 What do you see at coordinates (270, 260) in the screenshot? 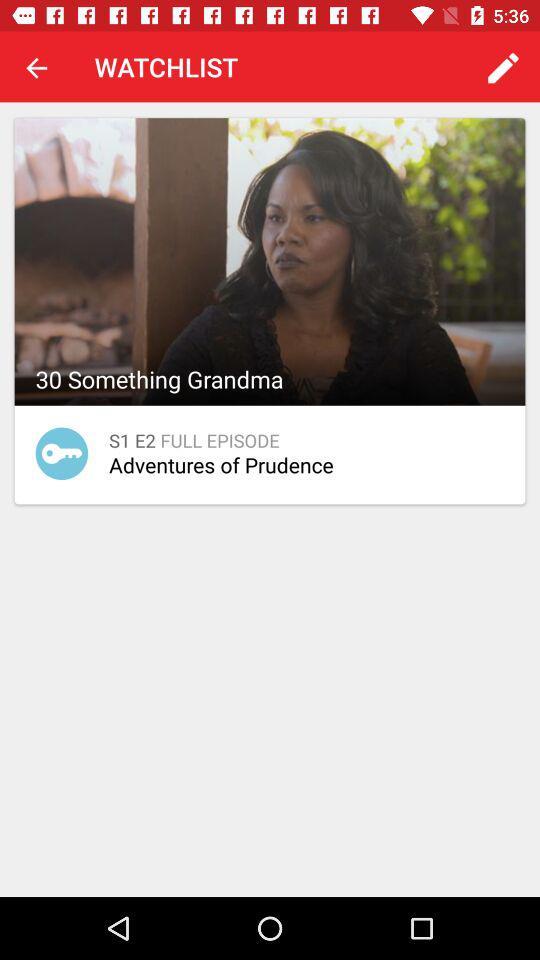
I see `the image above s1 e2 full episode` at bounding box center [270, 260].